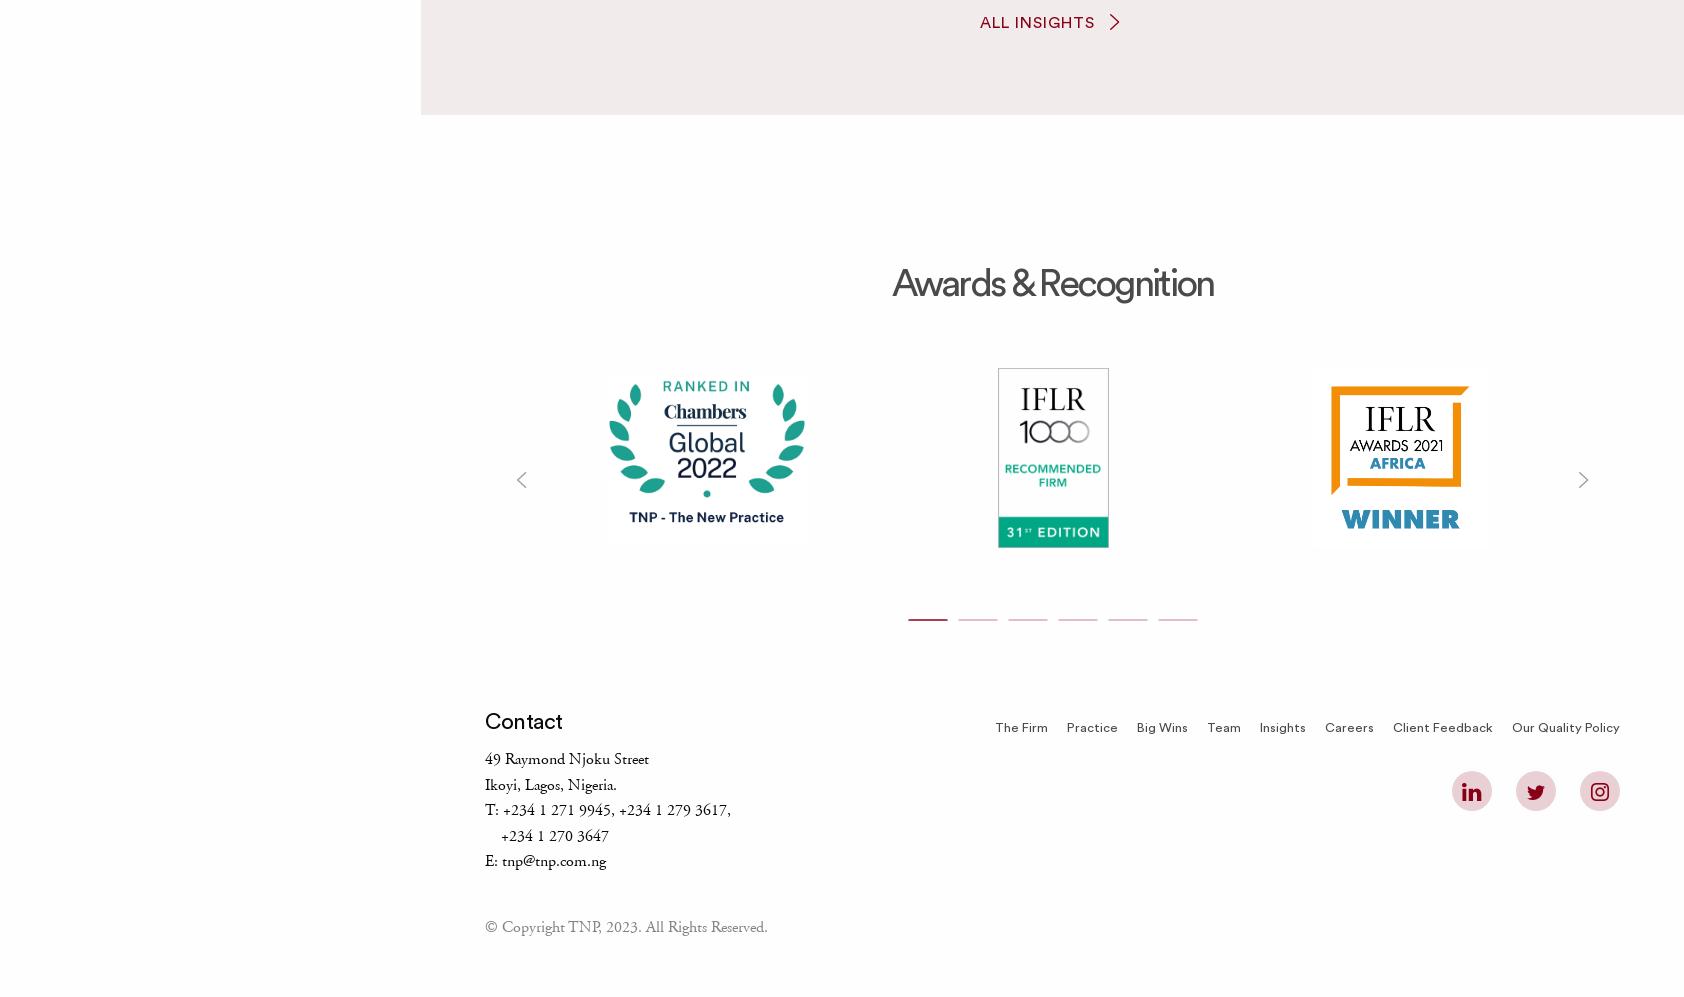 Image resolution: width=1684 pixels, height=997 pixels. Describe the element at coordinates (1161, 728) in the screenshot. I see `'Big Wins'` at that location.